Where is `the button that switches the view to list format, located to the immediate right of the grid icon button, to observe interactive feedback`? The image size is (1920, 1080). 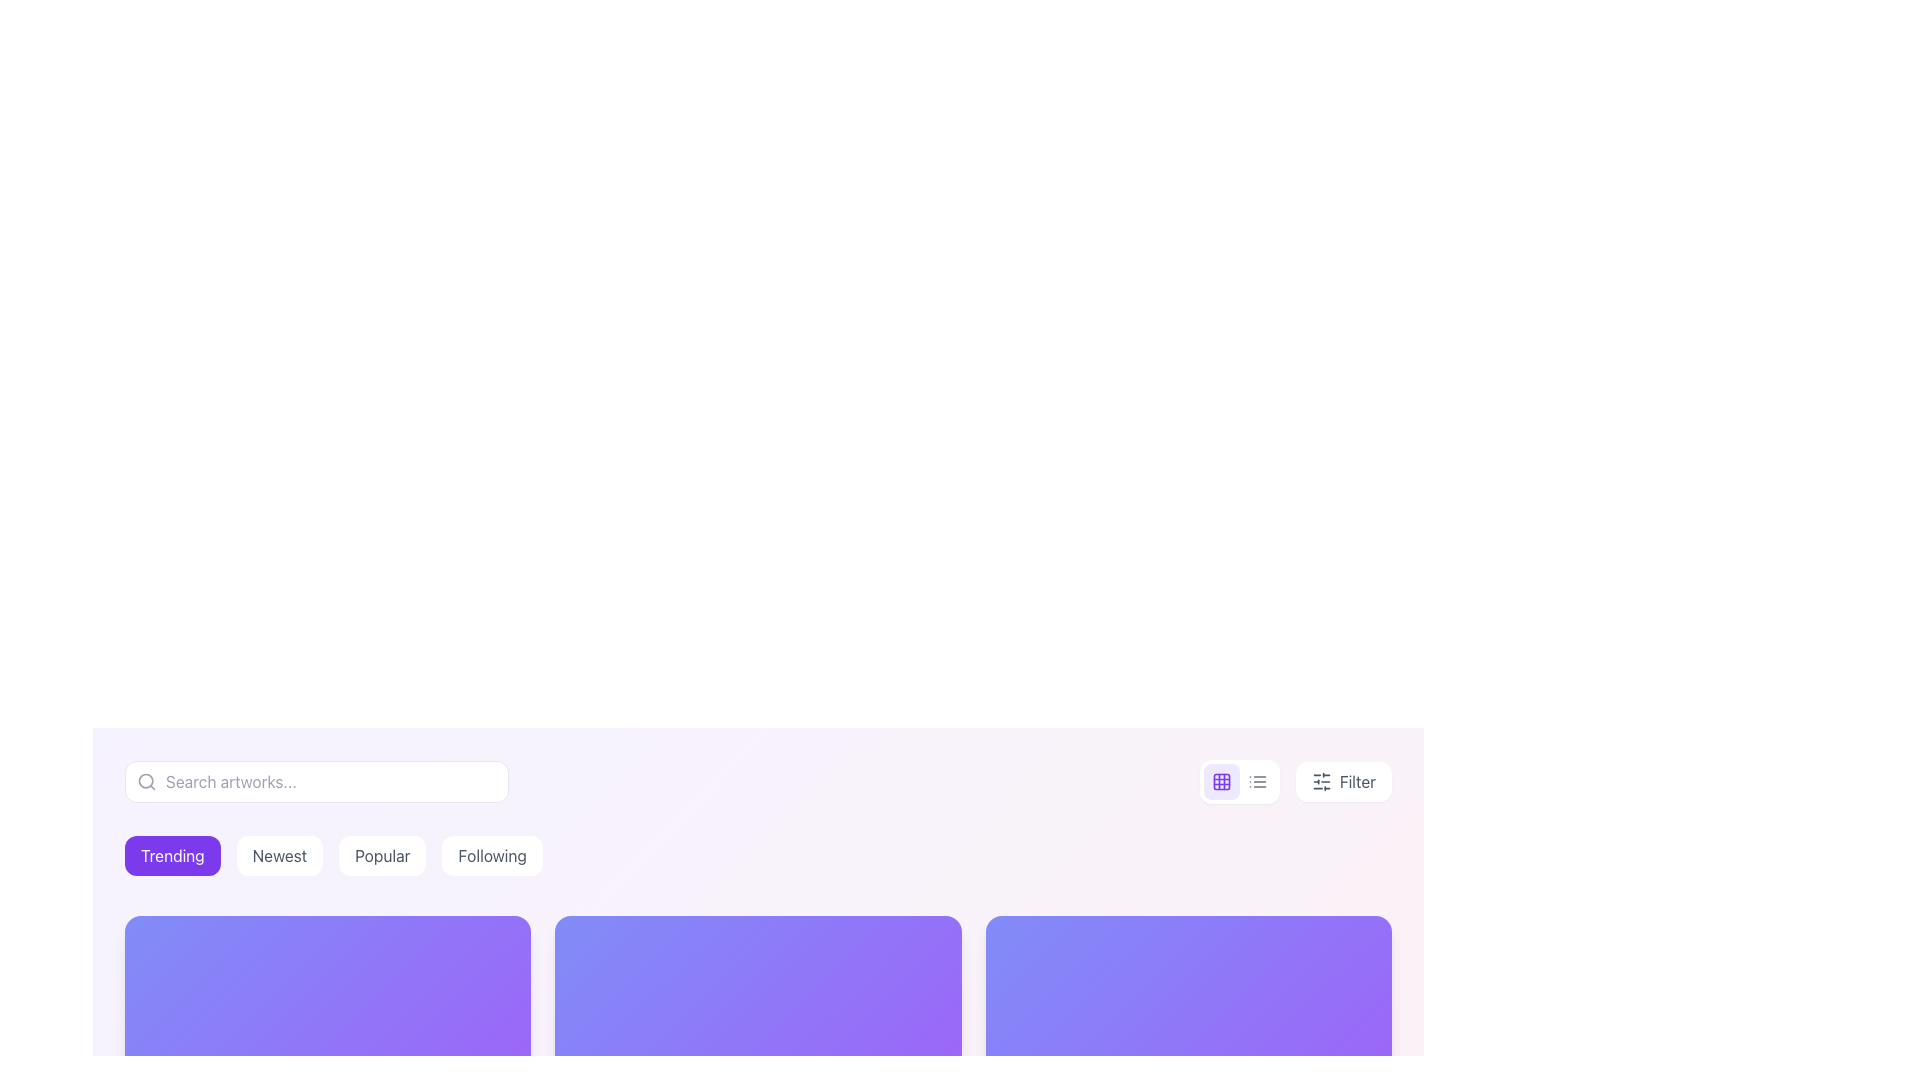 the button that switches the view to list format, located to the immediate right of the grid icon button, to observe interactive feedback is located at coordinates (1256, 781).